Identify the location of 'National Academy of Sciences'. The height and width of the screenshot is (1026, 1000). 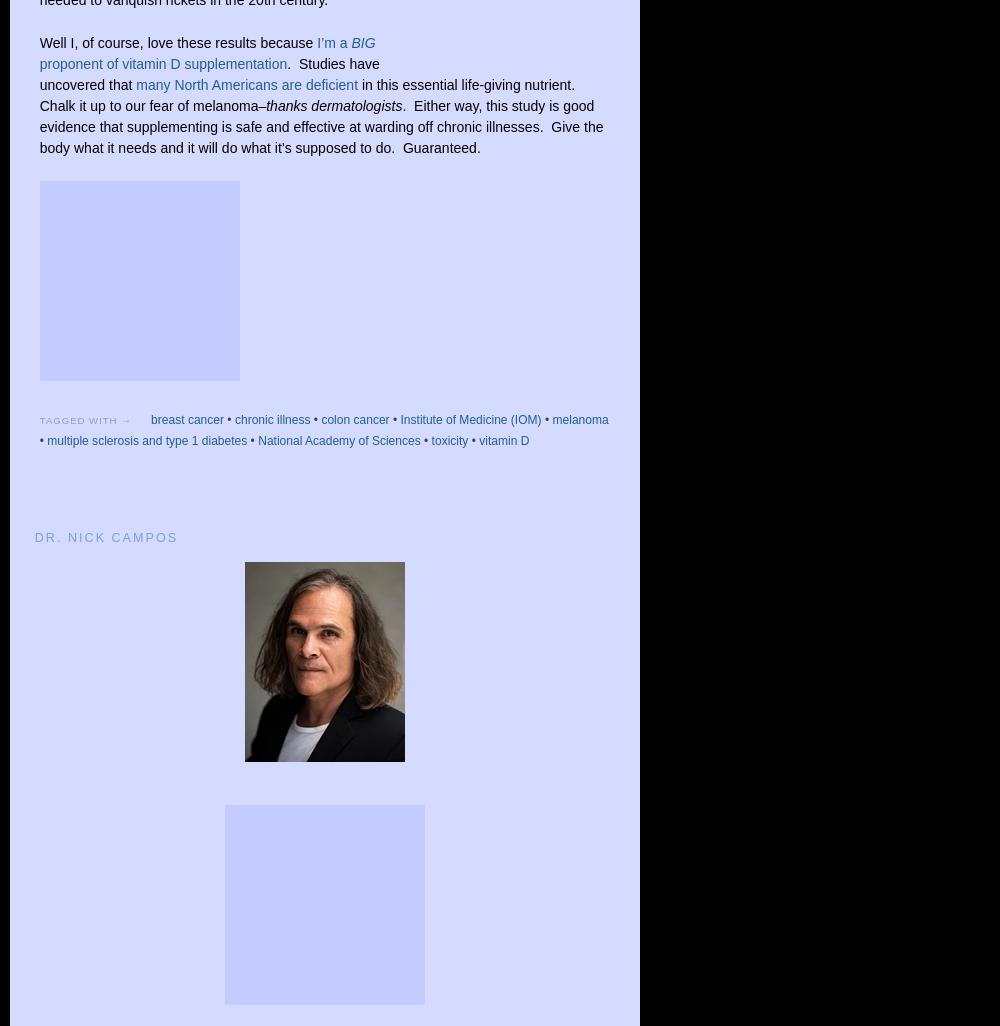
(338, 439).